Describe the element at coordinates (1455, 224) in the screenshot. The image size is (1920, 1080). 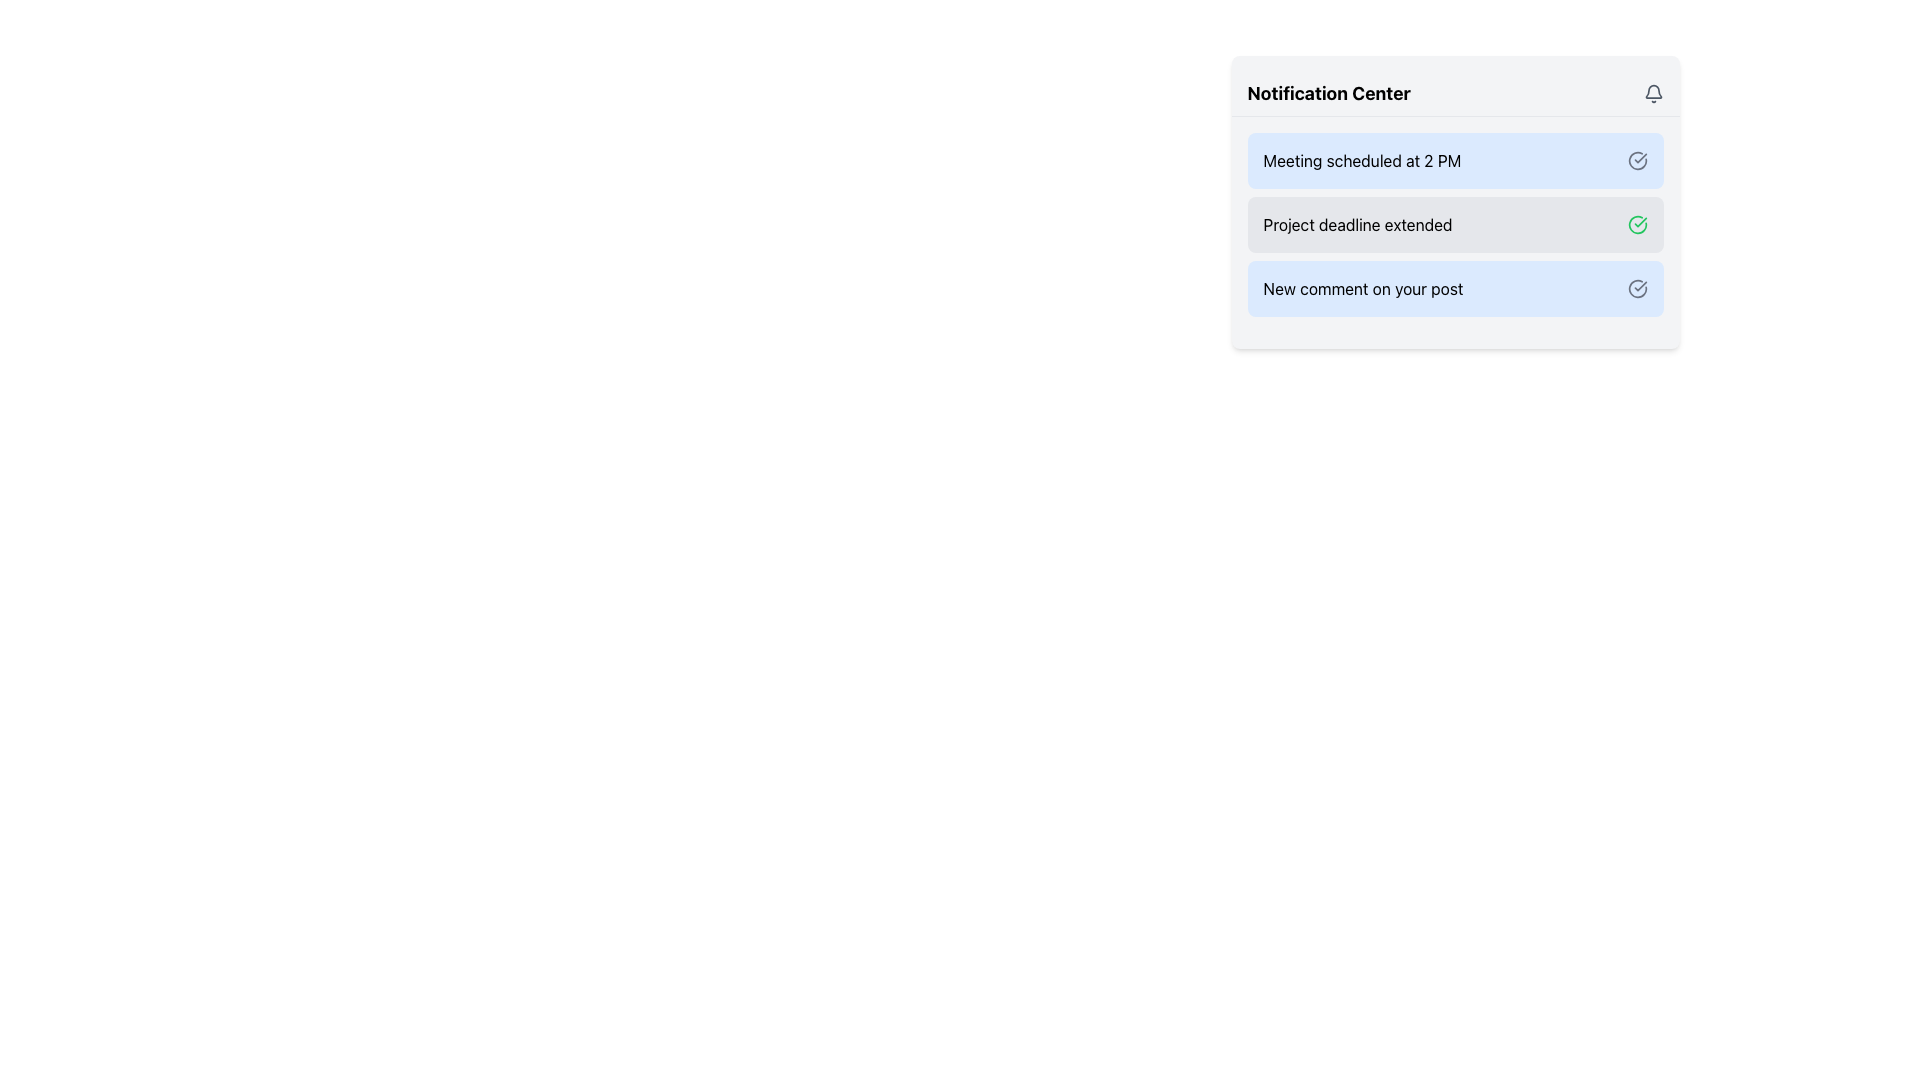
I see `the second notification block in the Notification Center to mark it as read` at that location.